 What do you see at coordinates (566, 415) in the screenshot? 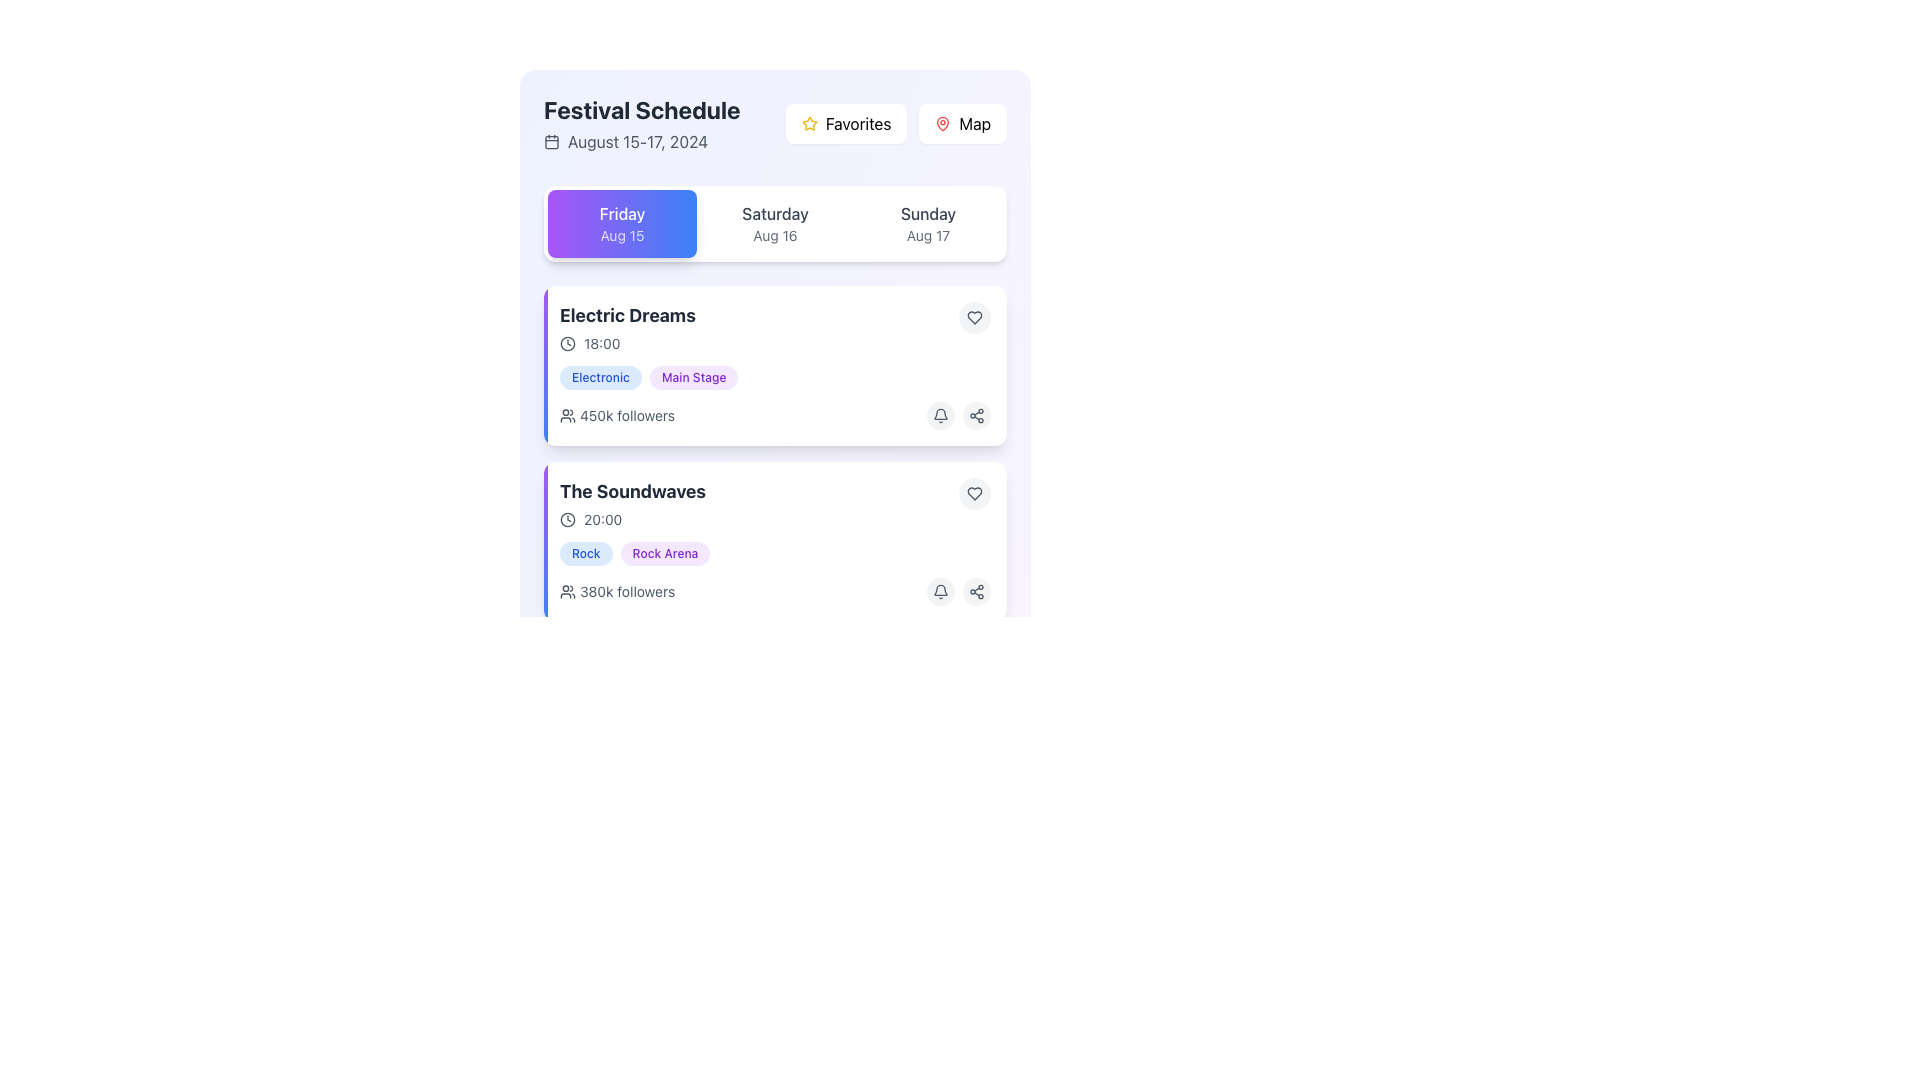
I see `the icon representing a group of people, located to the left of the text '450k followers' in the first card of the schedule list` at bounding box center [566, 415].